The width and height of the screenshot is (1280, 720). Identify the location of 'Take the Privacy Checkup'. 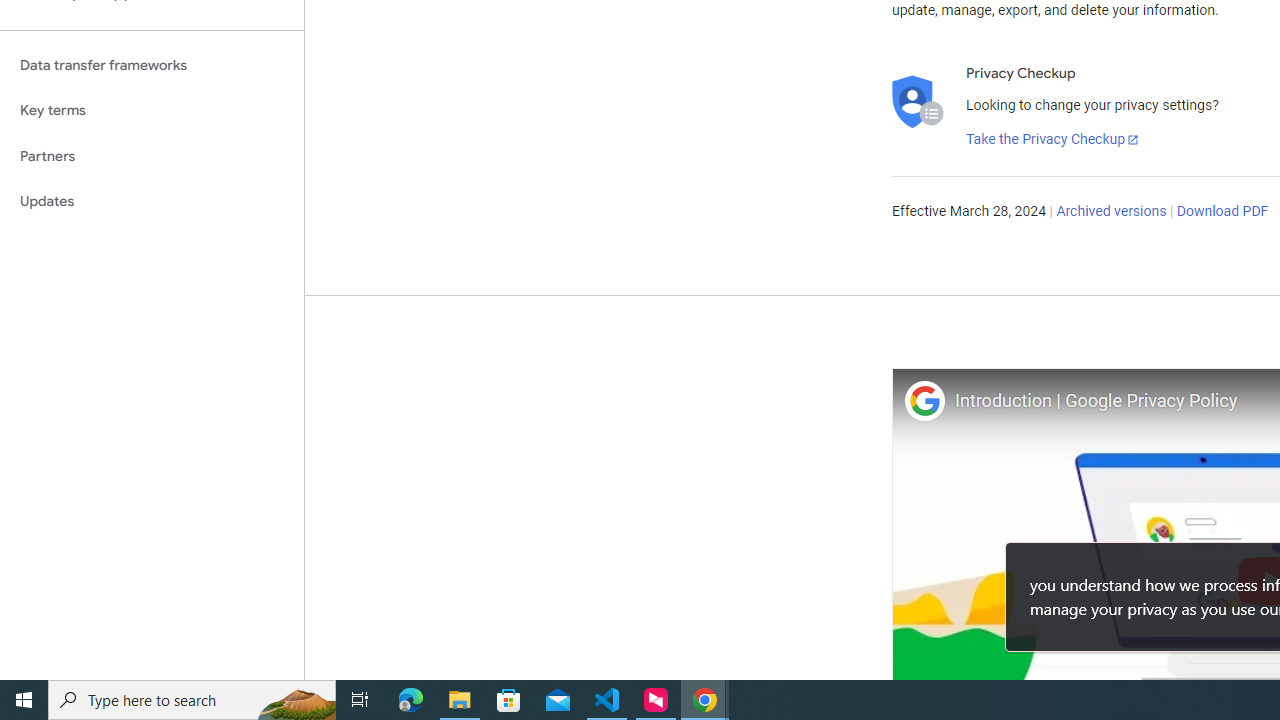
(1052, 139).